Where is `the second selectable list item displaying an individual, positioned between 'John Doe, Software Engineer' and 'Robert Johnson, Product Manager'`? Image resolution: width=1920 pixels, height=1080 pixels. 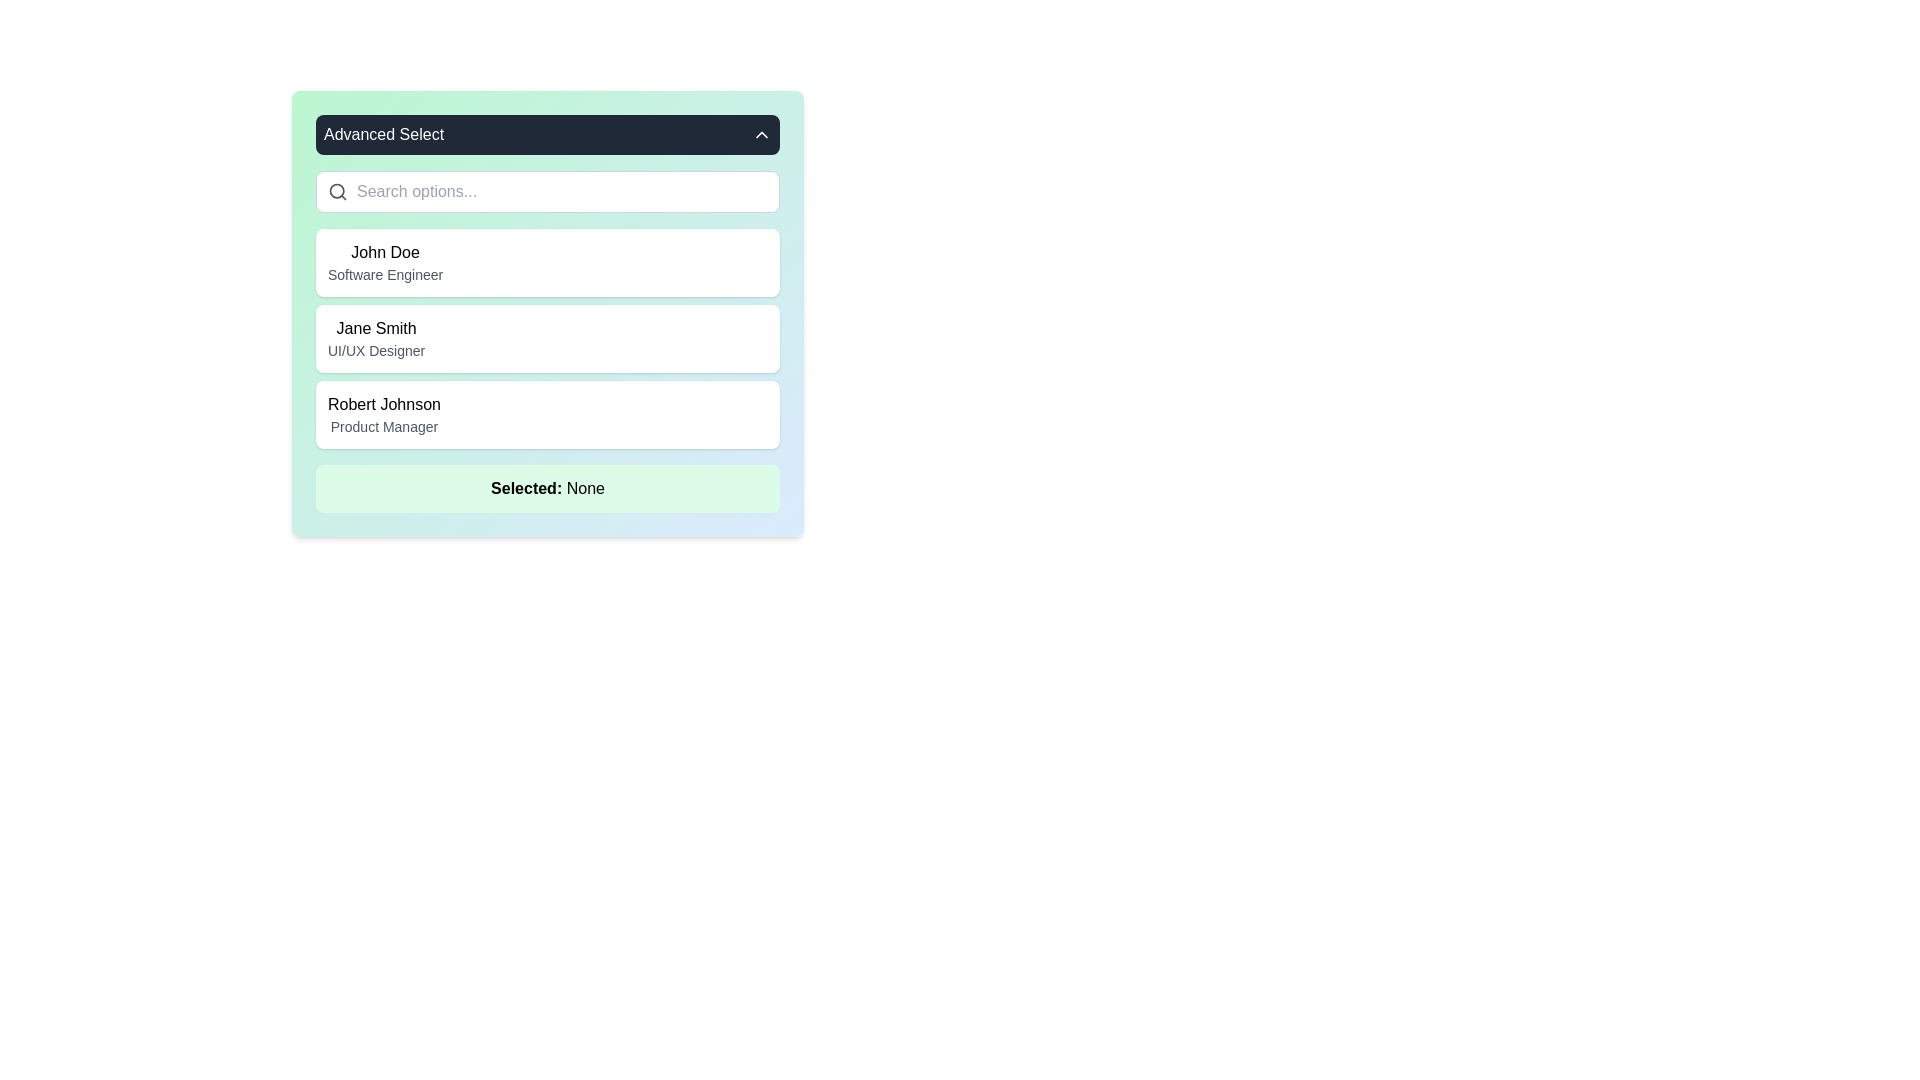 the second selectable list item displaying an individual, positioned between 'John Doe, Software Engineer' and 'Robert Johnson, Product Manager' is located at coordinates (376, 338).